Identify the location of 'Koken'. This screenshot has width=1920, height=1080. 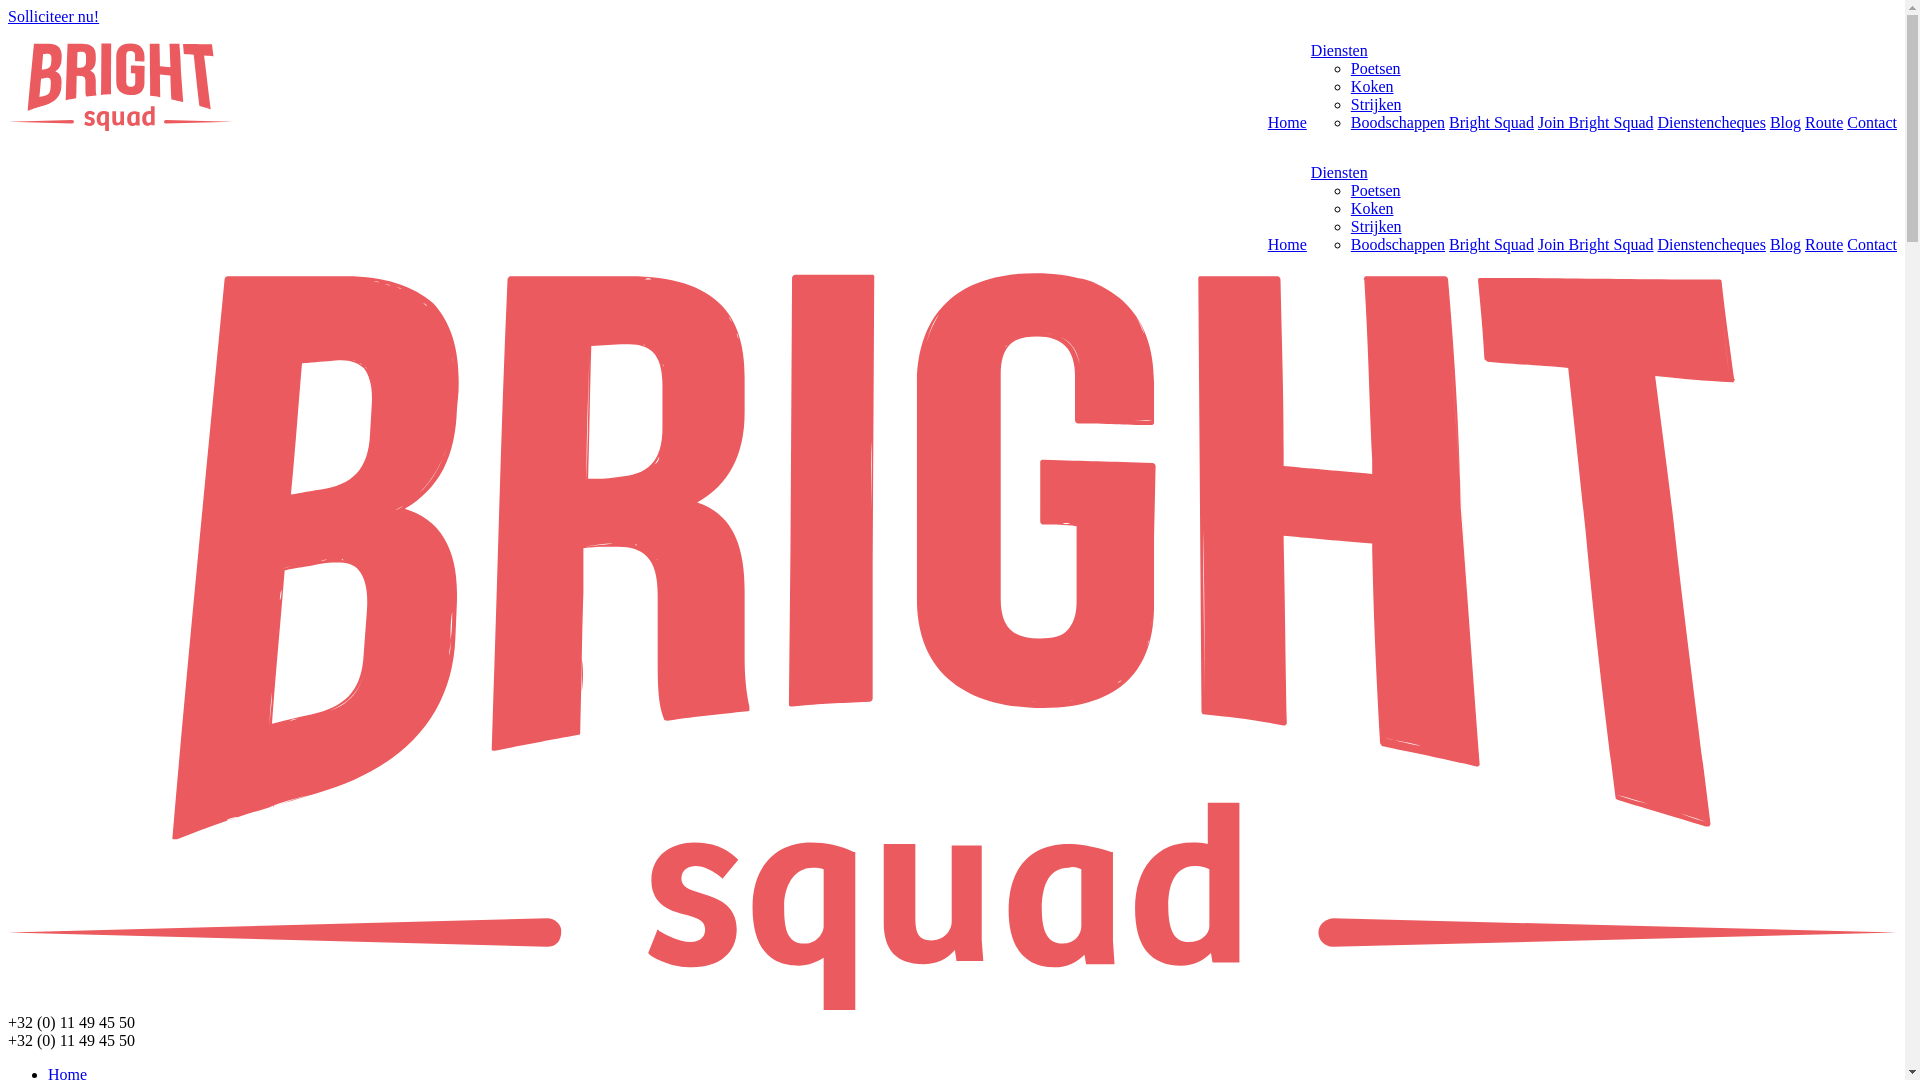
(1371, 85).